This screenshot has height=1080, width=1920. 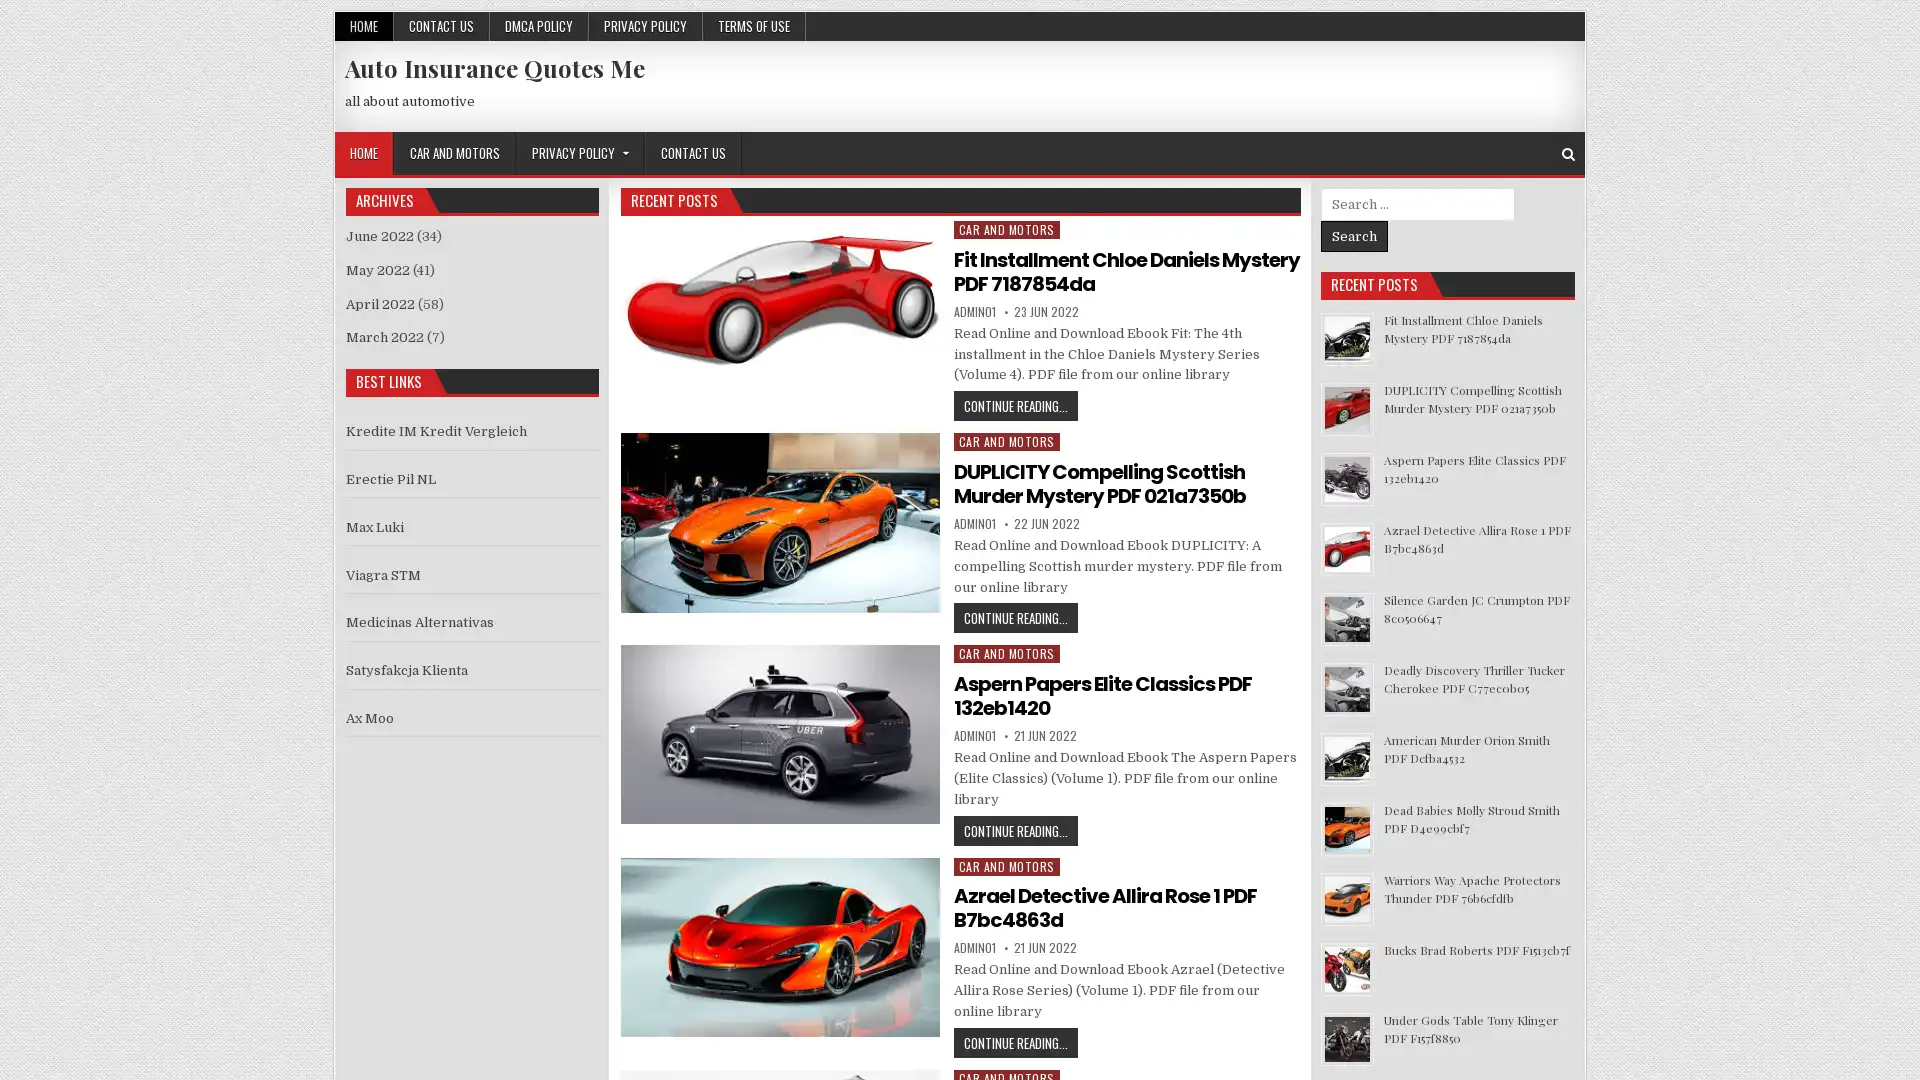 I want to click on Search, so click(x=1354, y=235).